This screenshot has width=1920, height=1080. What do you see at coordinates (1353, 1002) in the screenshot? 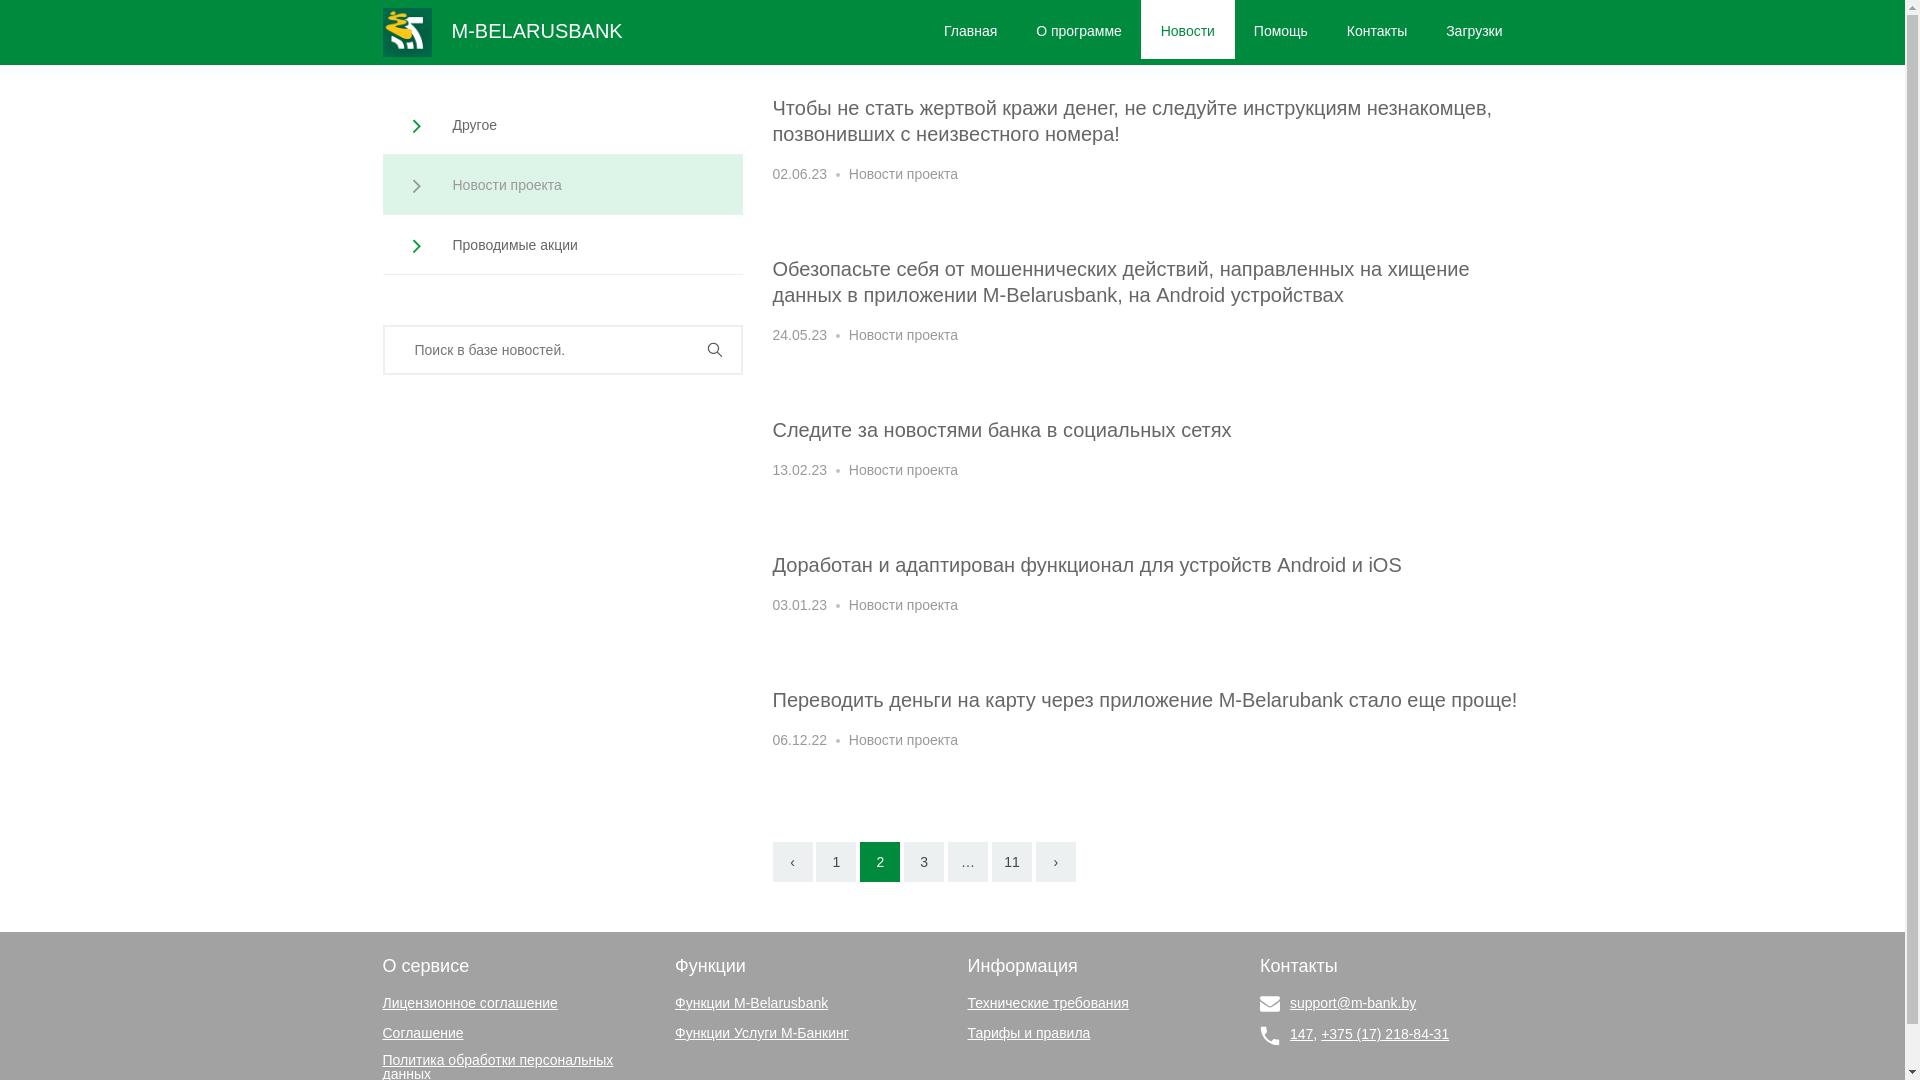
I see `'support@m-bank.by'` at bounding box center [1353, 1002].